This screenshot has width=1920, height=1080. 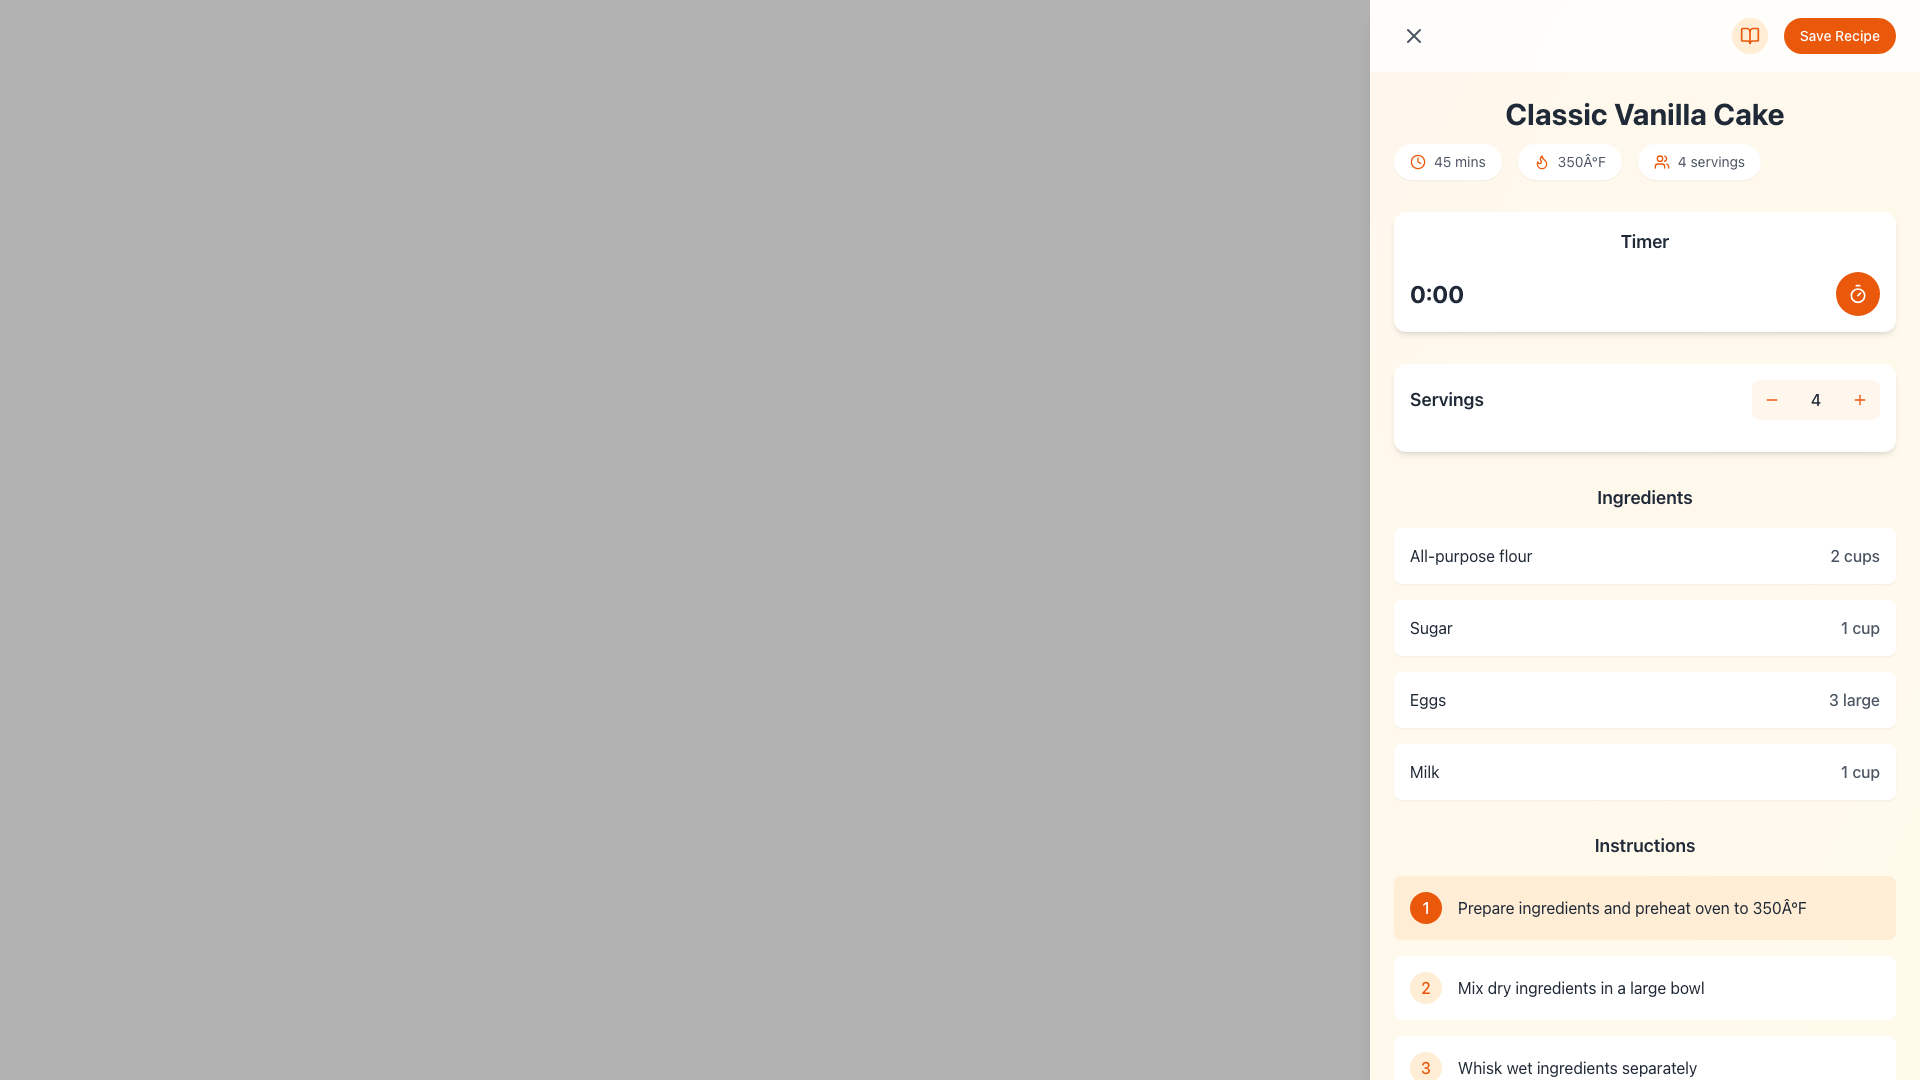 I want to click on text content of the middle informational pill in the structured row under the title 'Classic Vanilla Cake', so click(x=1645, y=161).